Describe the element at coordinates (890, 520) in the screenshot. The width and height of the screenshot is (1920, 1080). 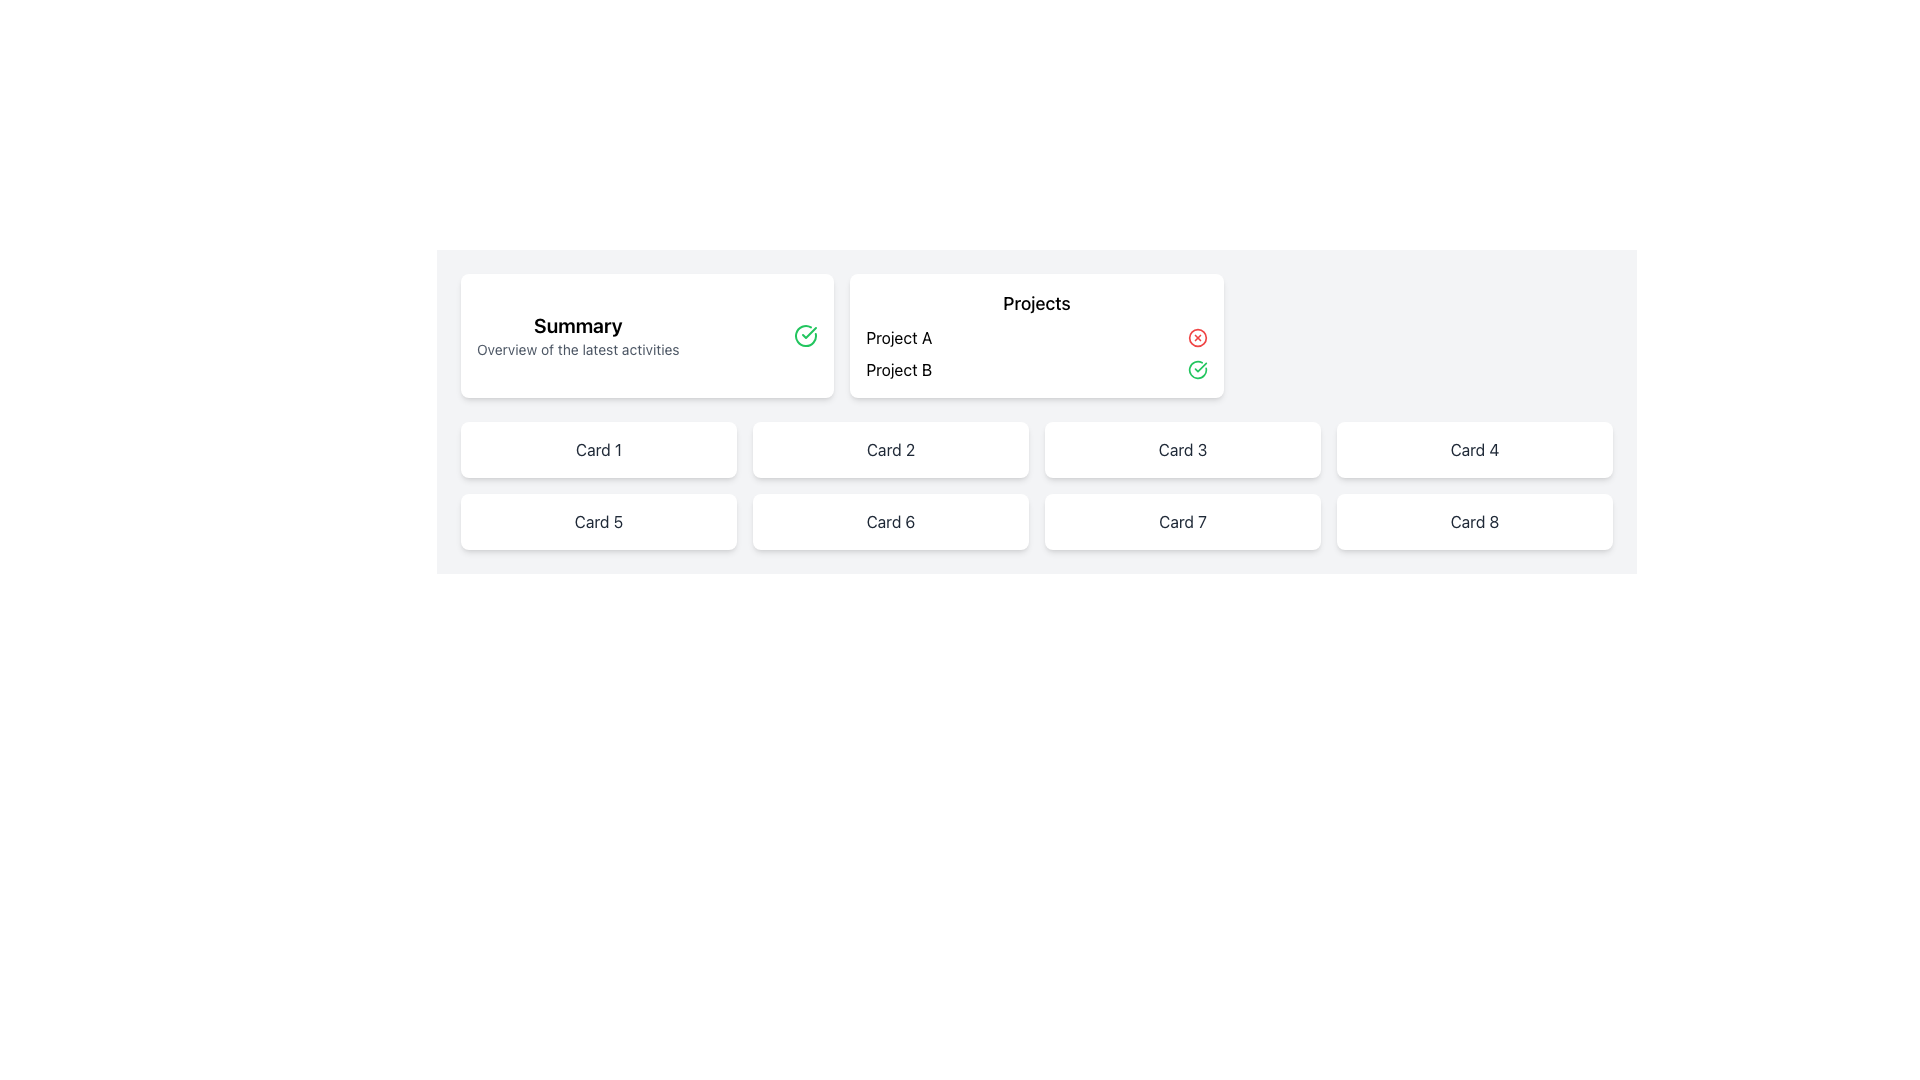
I see `the rectangular card with rounded corners that has a white background and the text label 'Card 6' centered in dark font, located in the second row and second column of the grid layout` at that location.